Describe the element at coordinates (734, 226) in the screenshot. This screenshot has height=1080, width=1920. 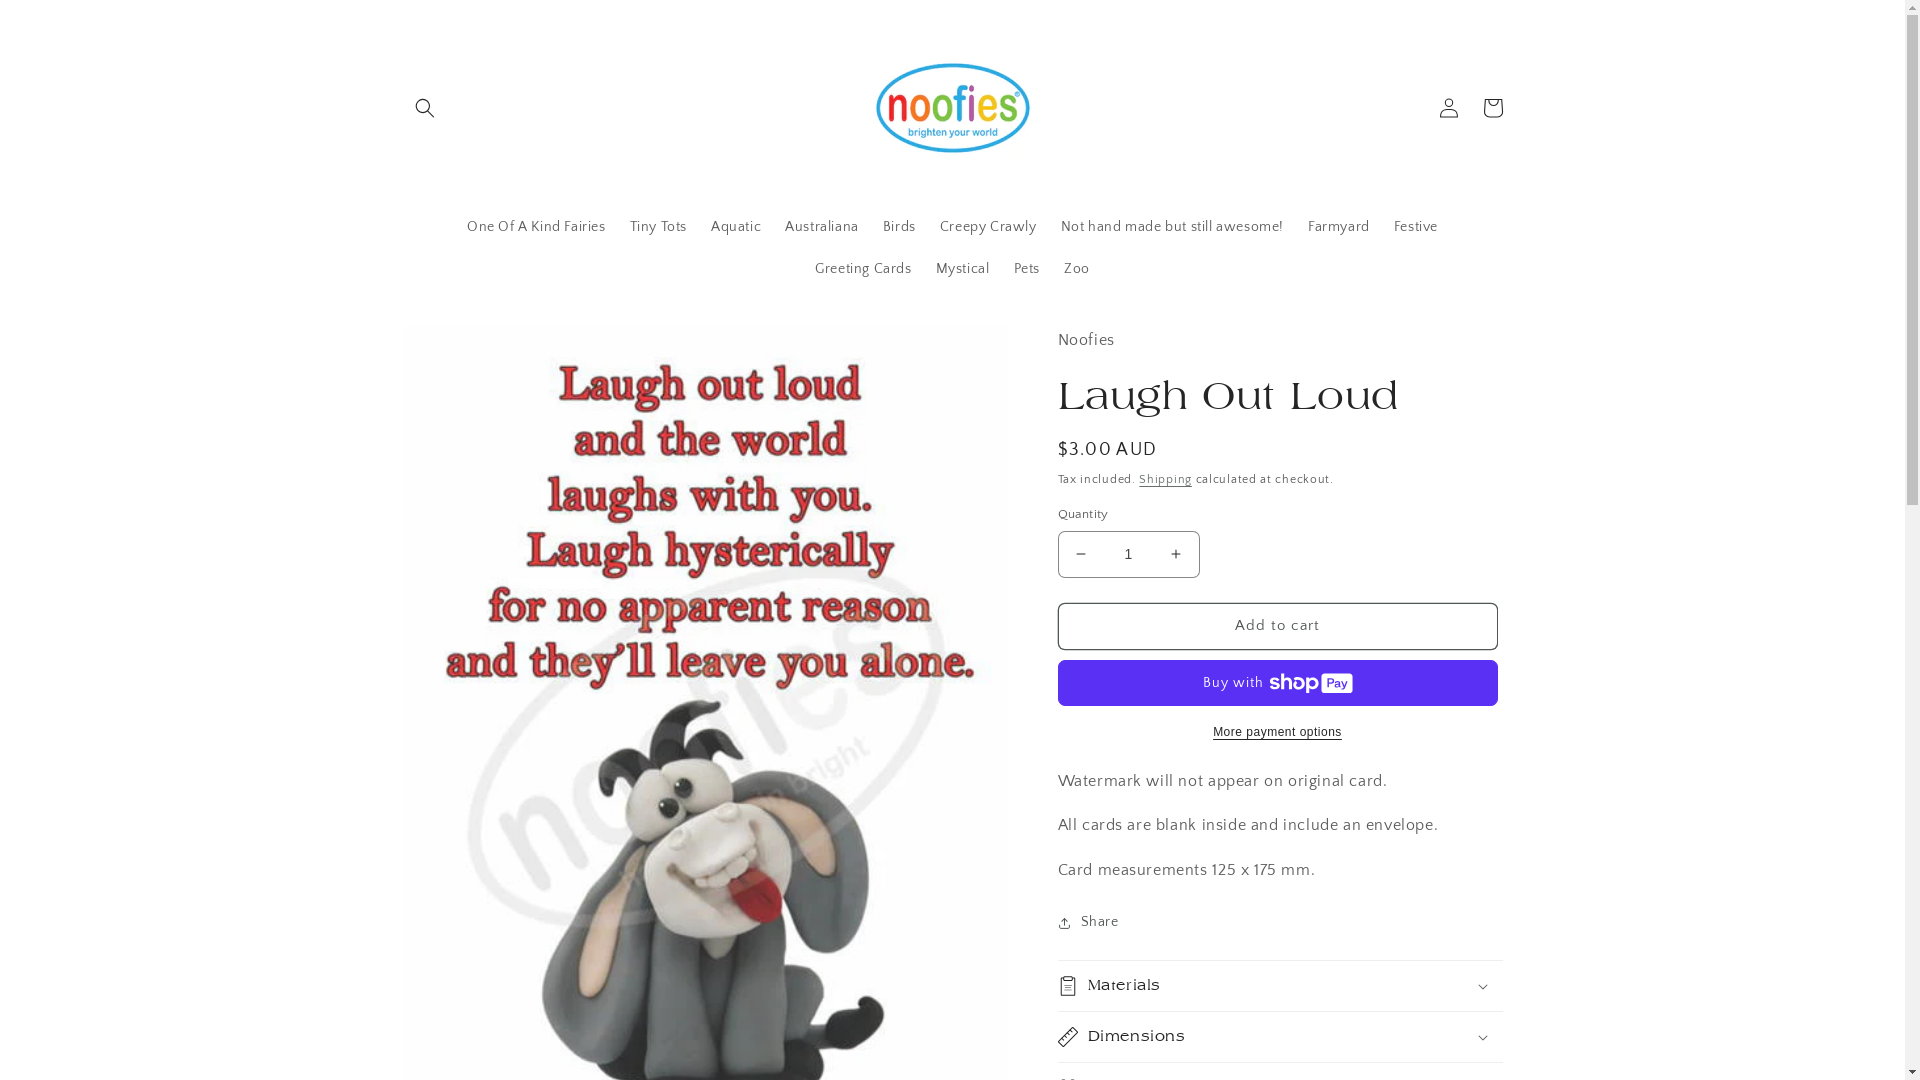
I see `'Aquatic'` at that location.